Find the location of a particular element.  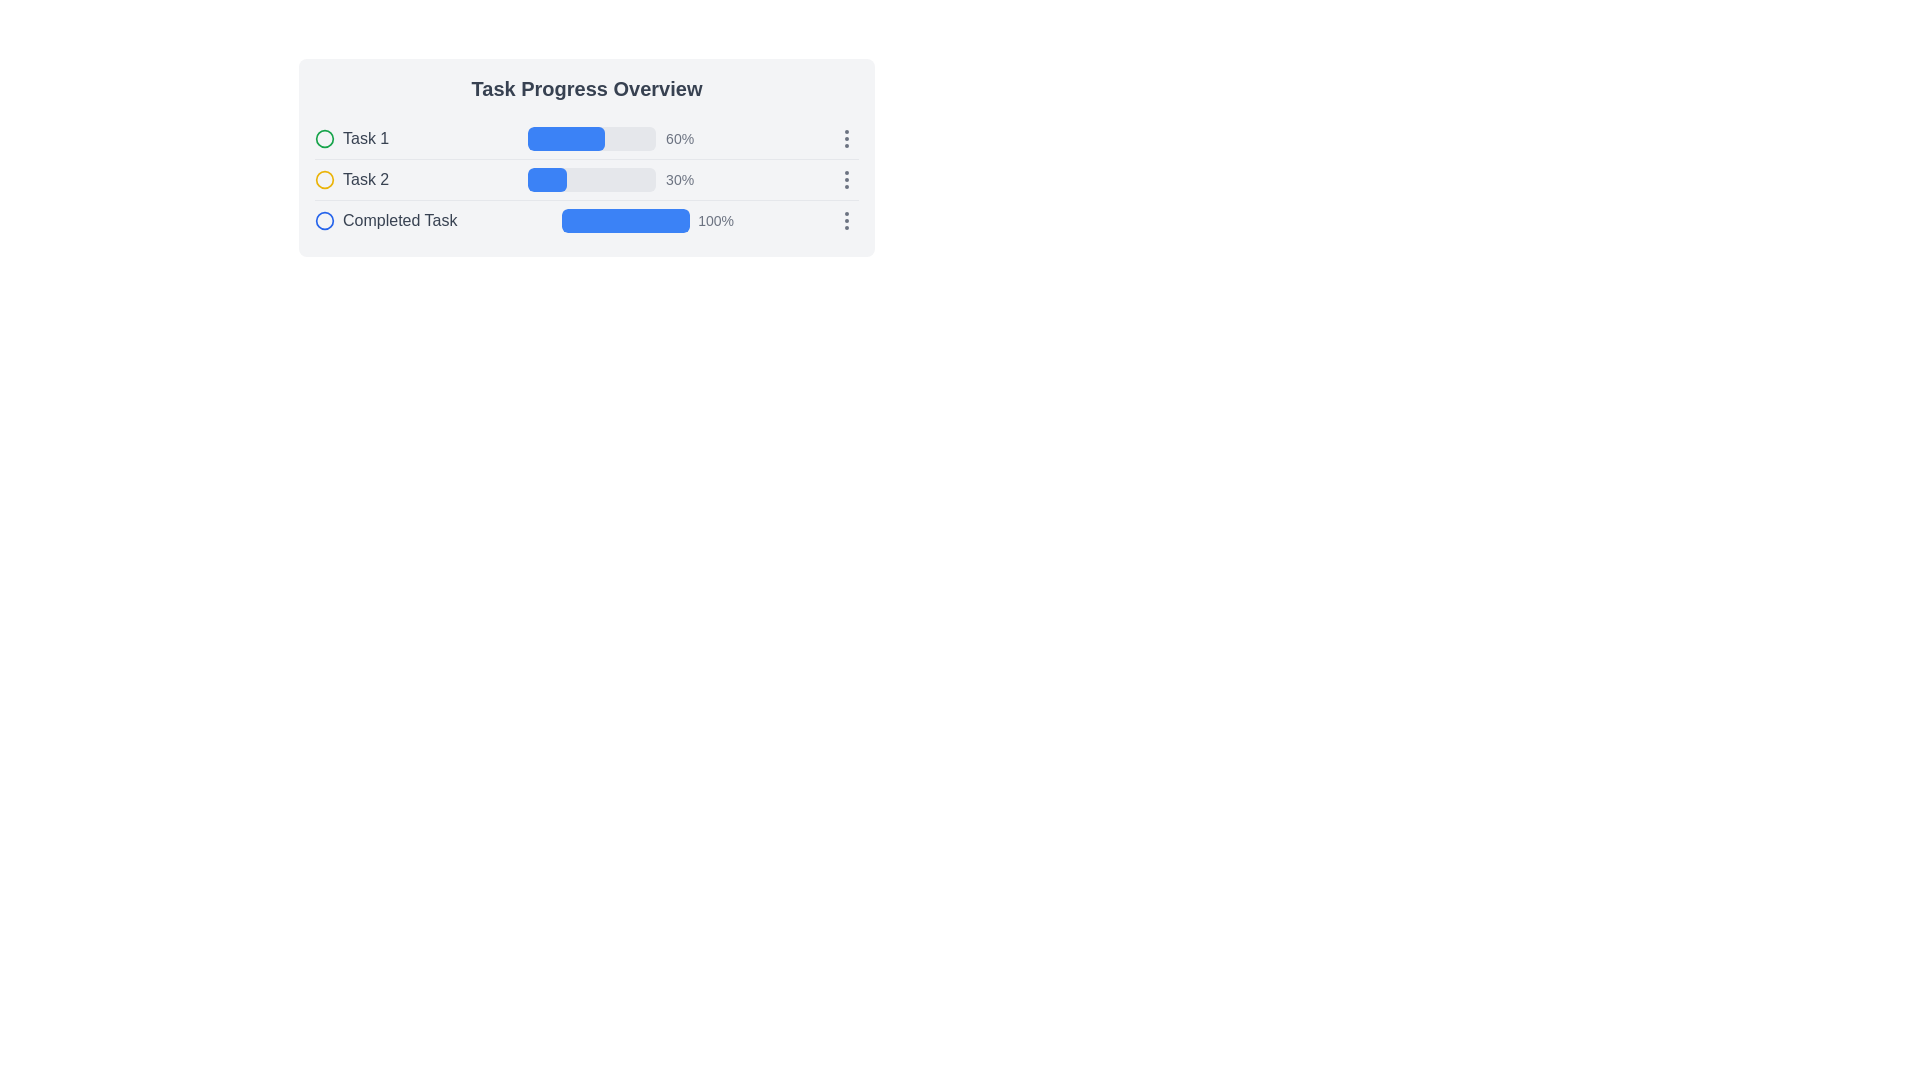

the horizontal blue progress bar labeled '60%' that is adjacent to 'Task 1' in the 'Task Progress Overview' section is located at coordinates (585, 138).